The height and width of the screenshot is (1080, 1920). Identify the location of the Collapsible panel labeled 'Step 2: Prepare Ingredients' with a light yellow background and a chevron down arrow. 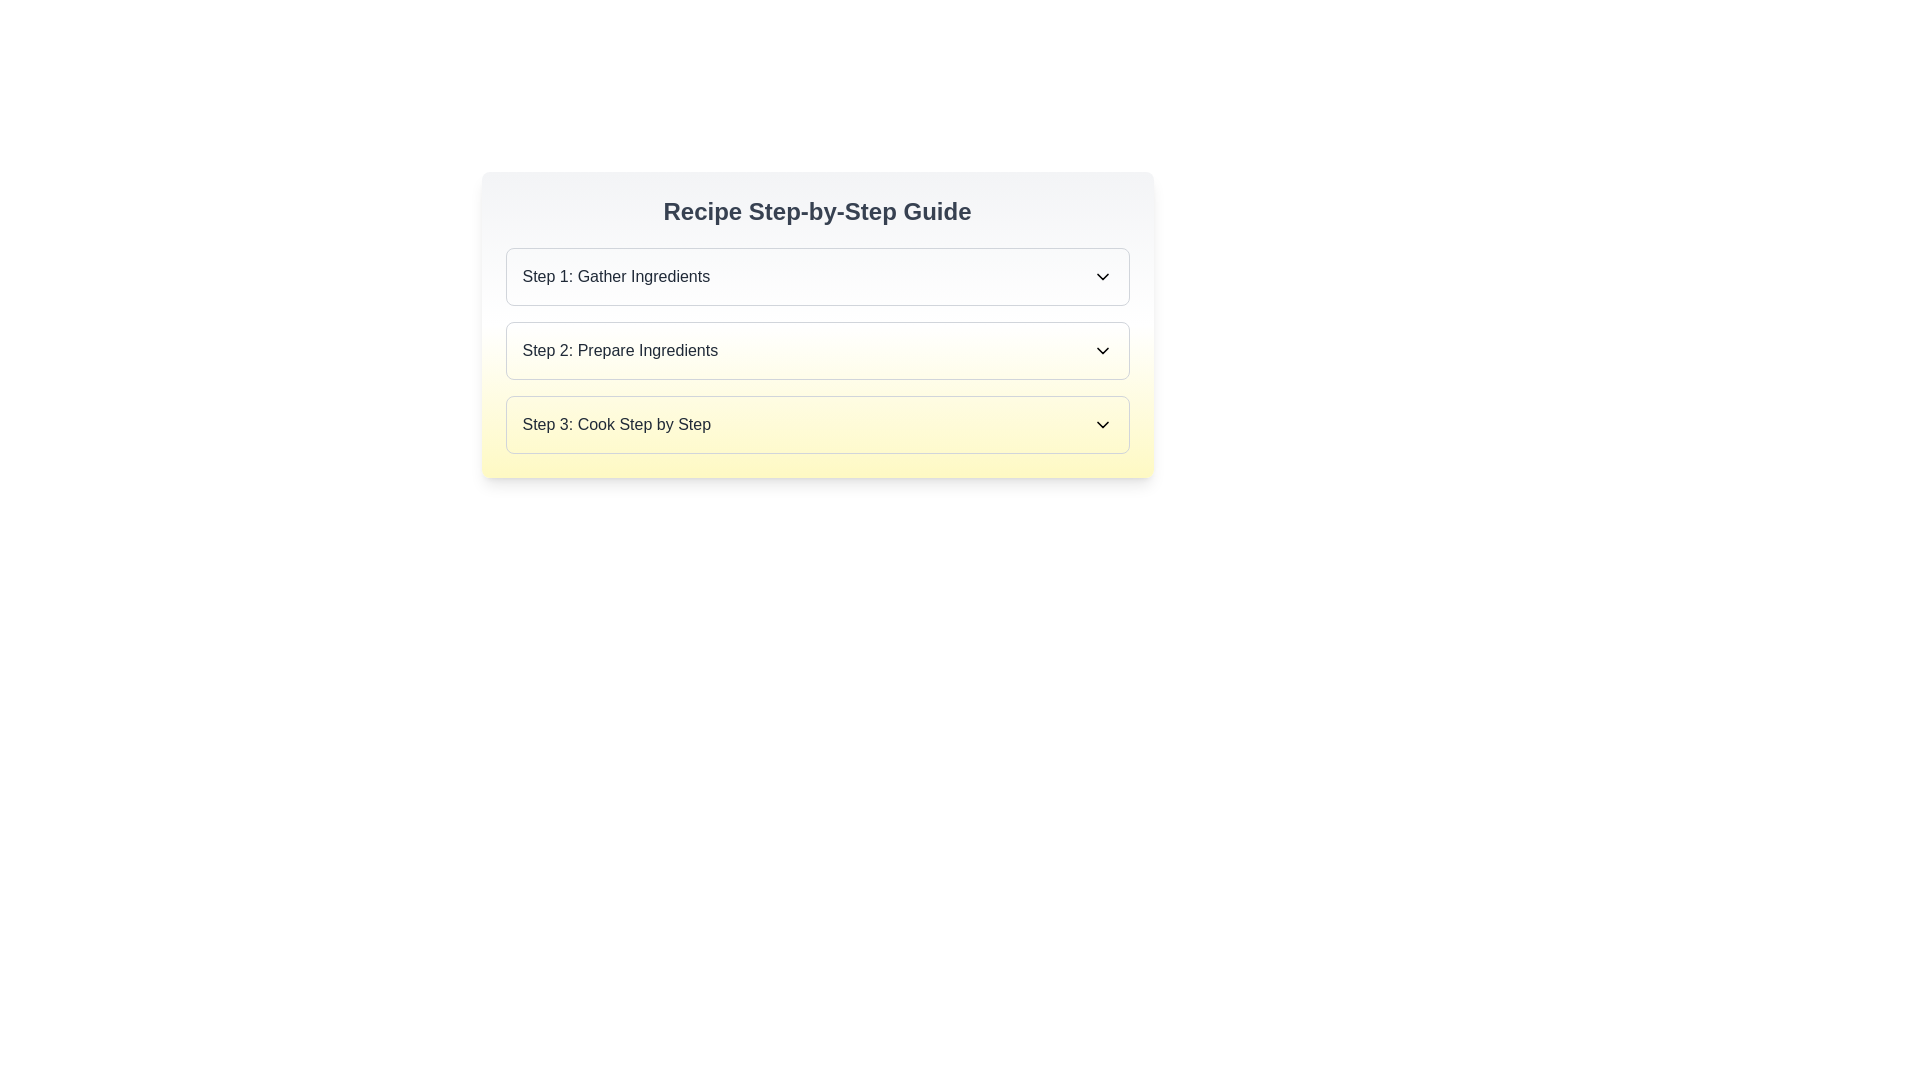
(817, 350).